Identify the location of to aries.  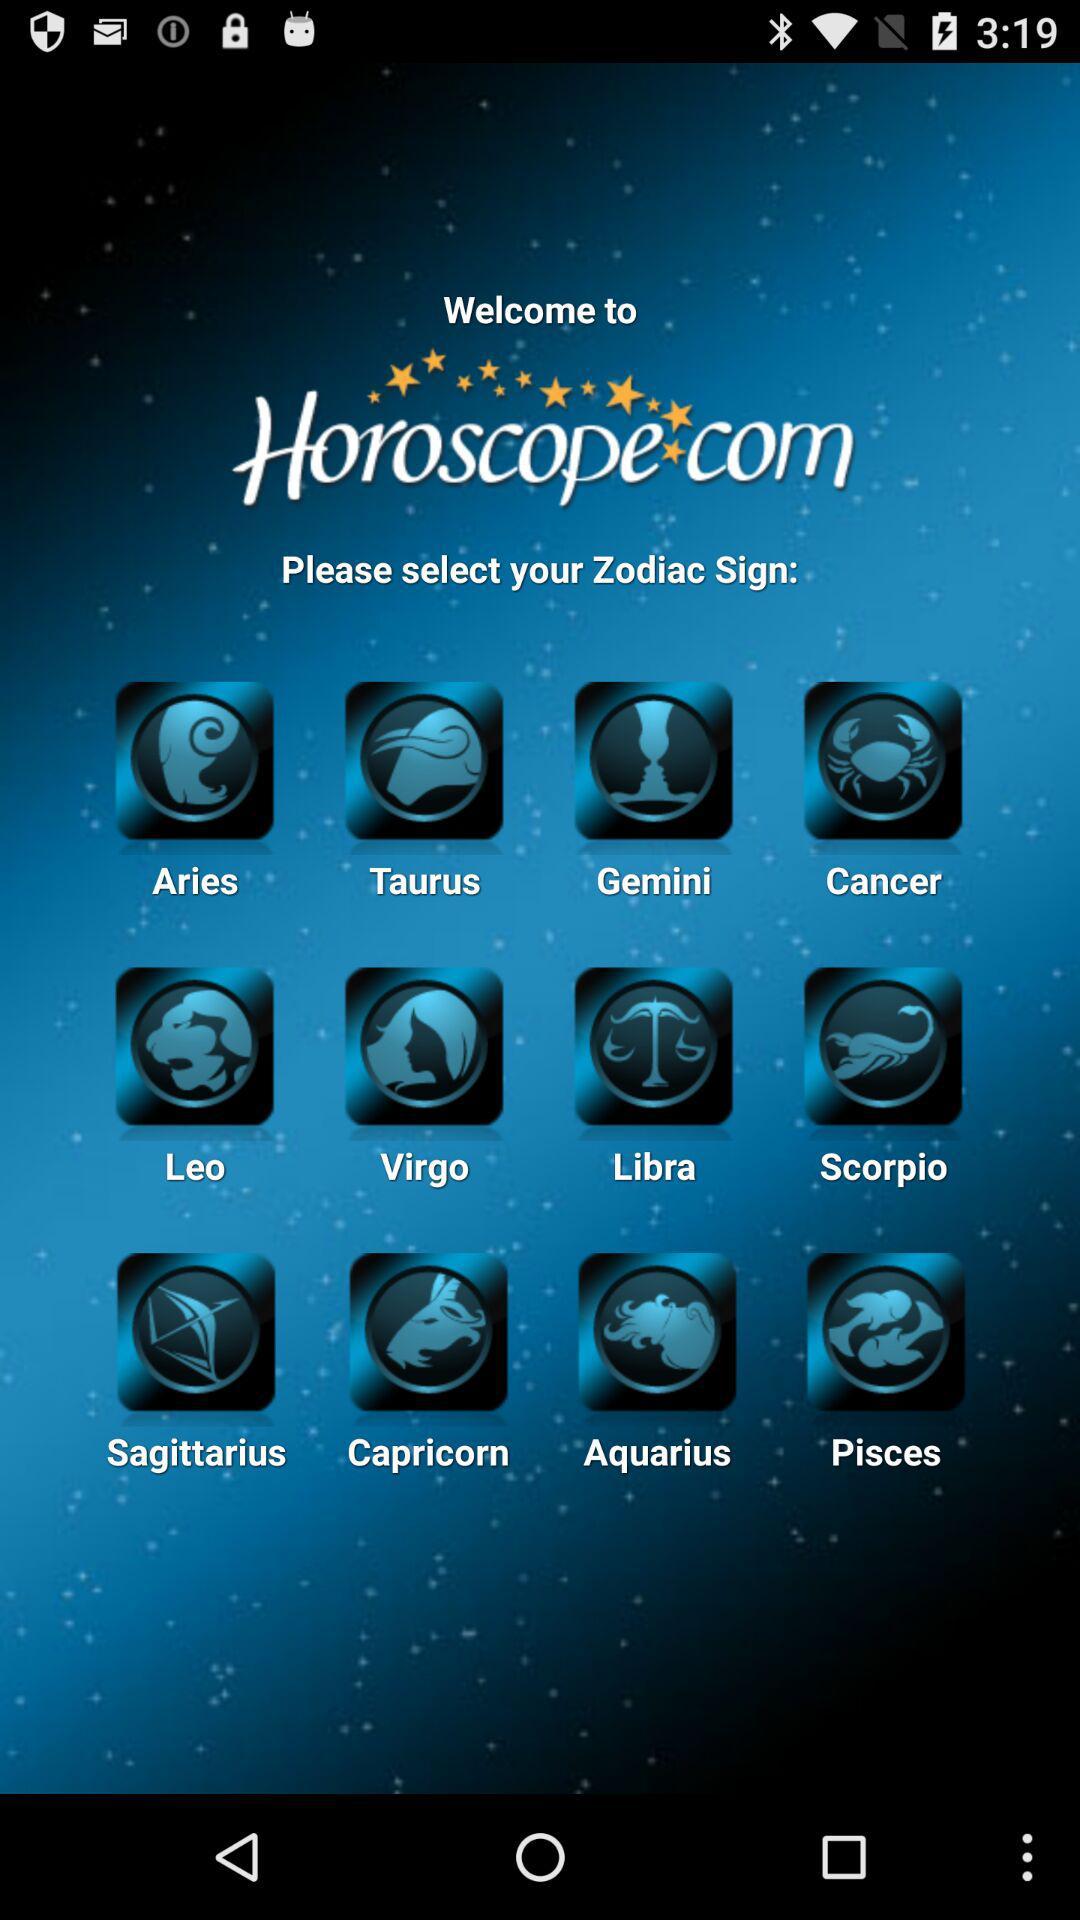
(194, 756).